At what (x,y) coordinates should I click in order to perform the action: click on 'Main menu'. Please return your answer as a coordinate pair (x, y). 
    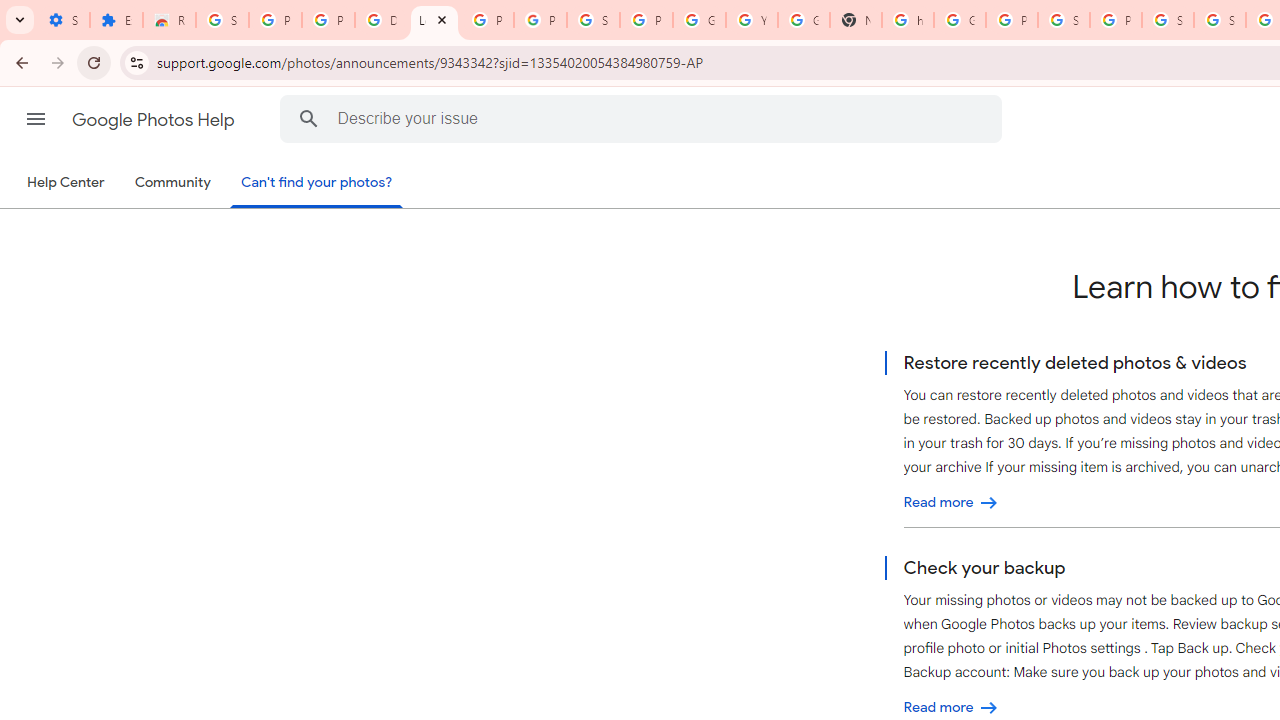
    Looking at the image, I should click on (35, 119).